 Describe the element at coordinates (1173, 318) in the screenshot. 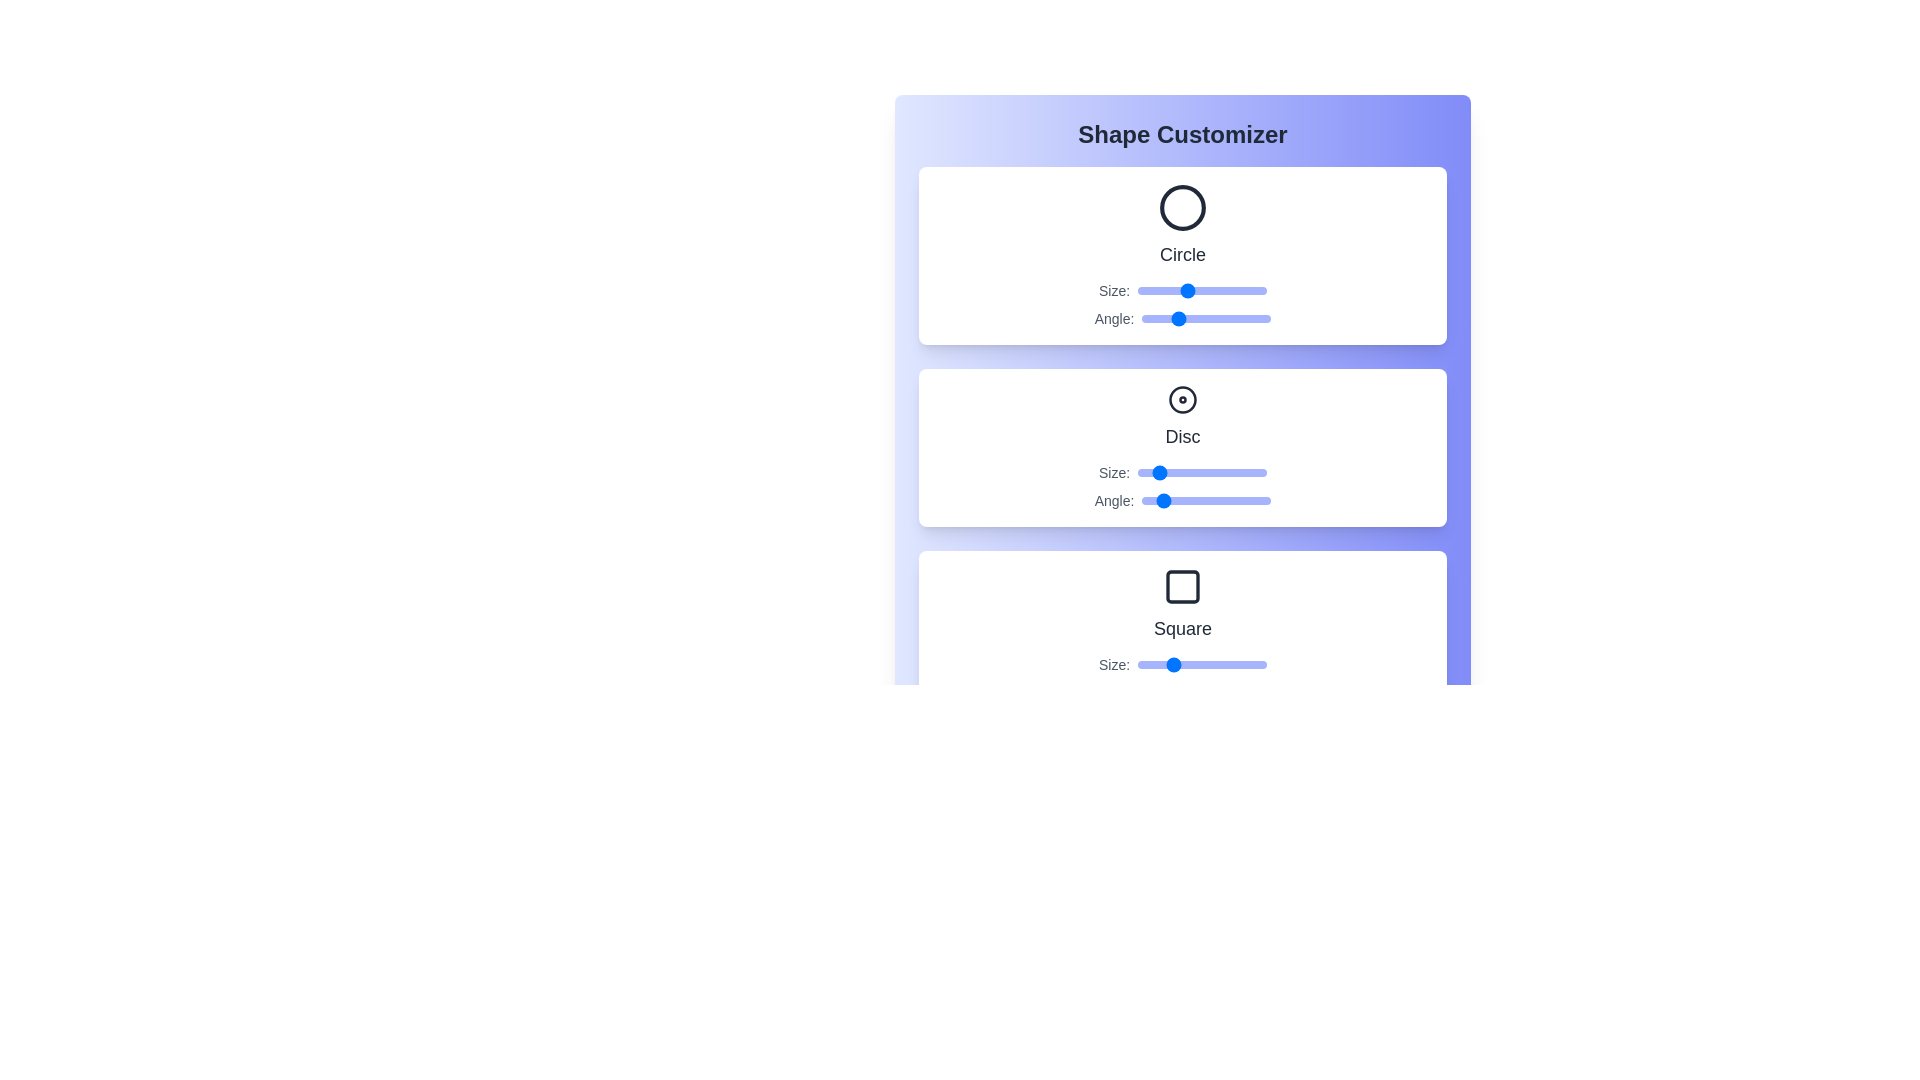

I see `the Circle's angle slider to 88 degrees` at that location.